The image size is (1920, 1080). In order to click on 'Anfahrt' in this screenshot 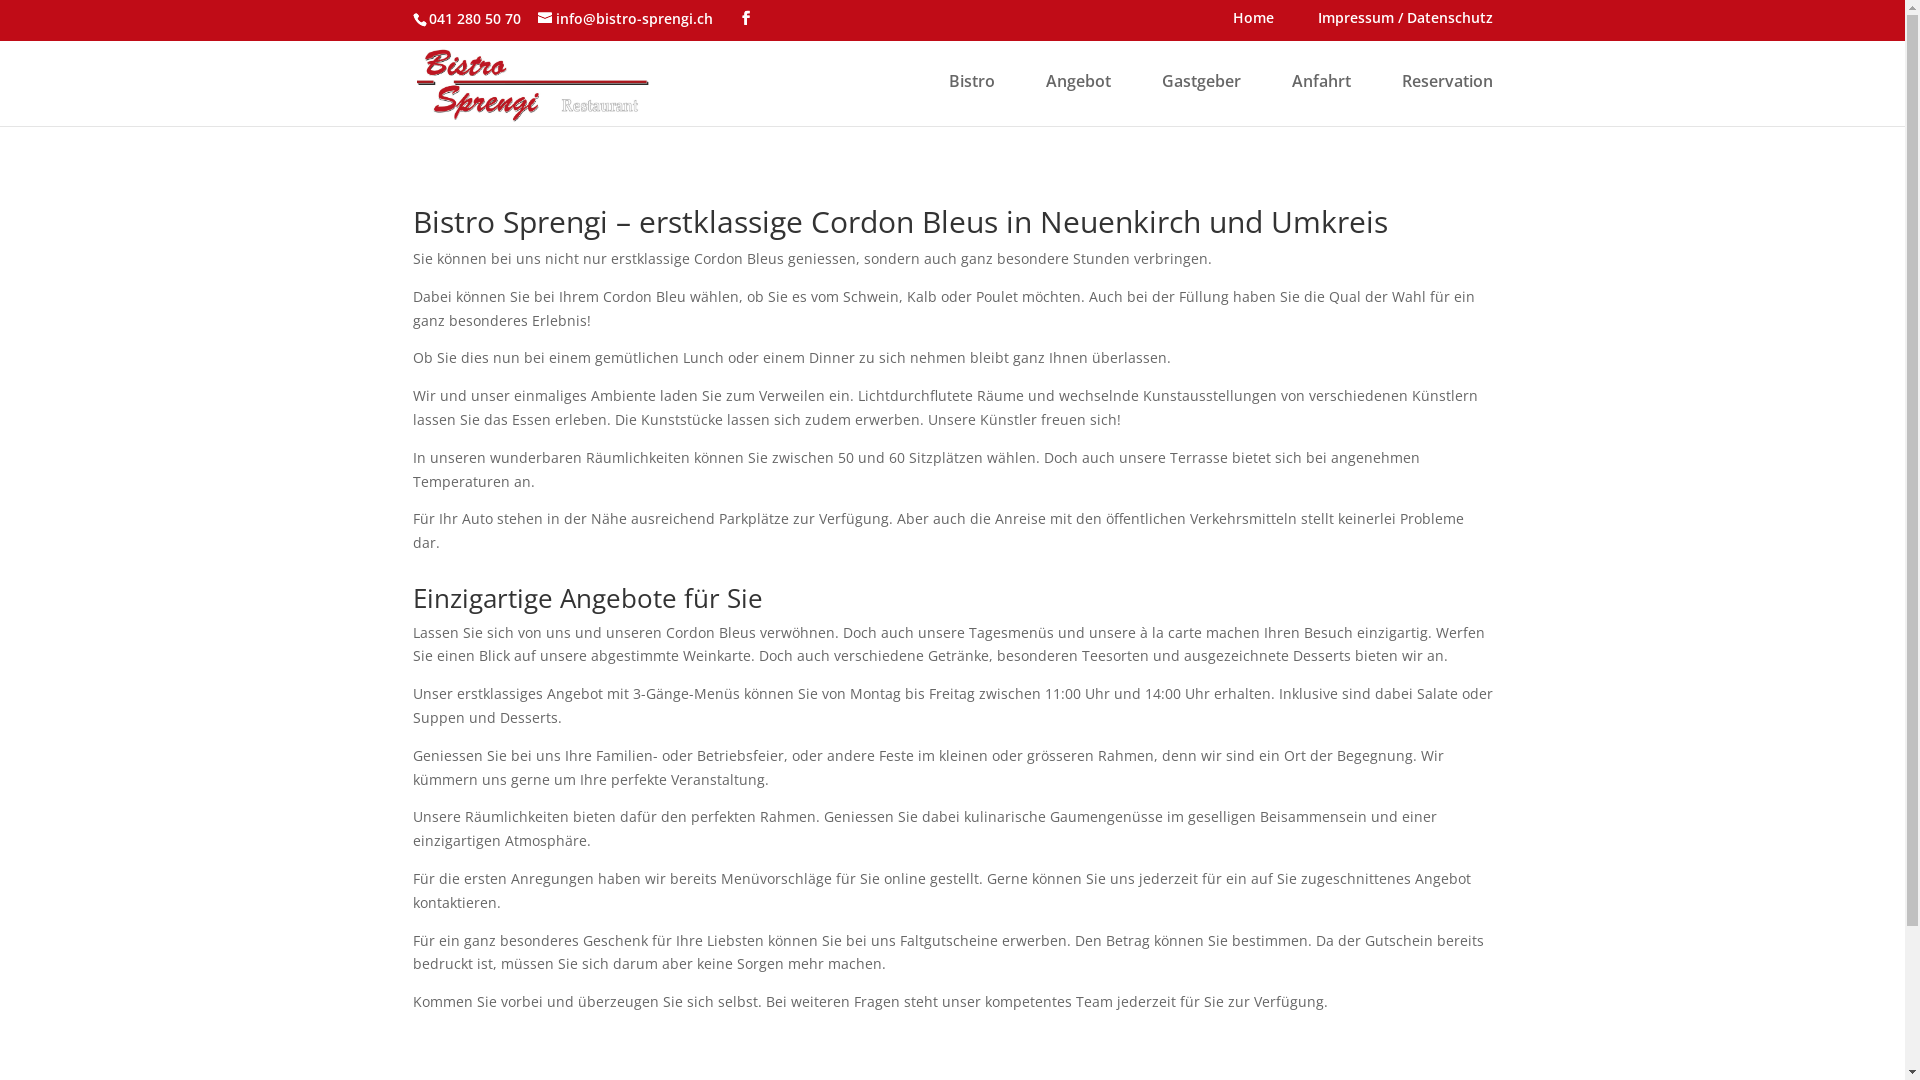, I will do `click(1291, 97)`.